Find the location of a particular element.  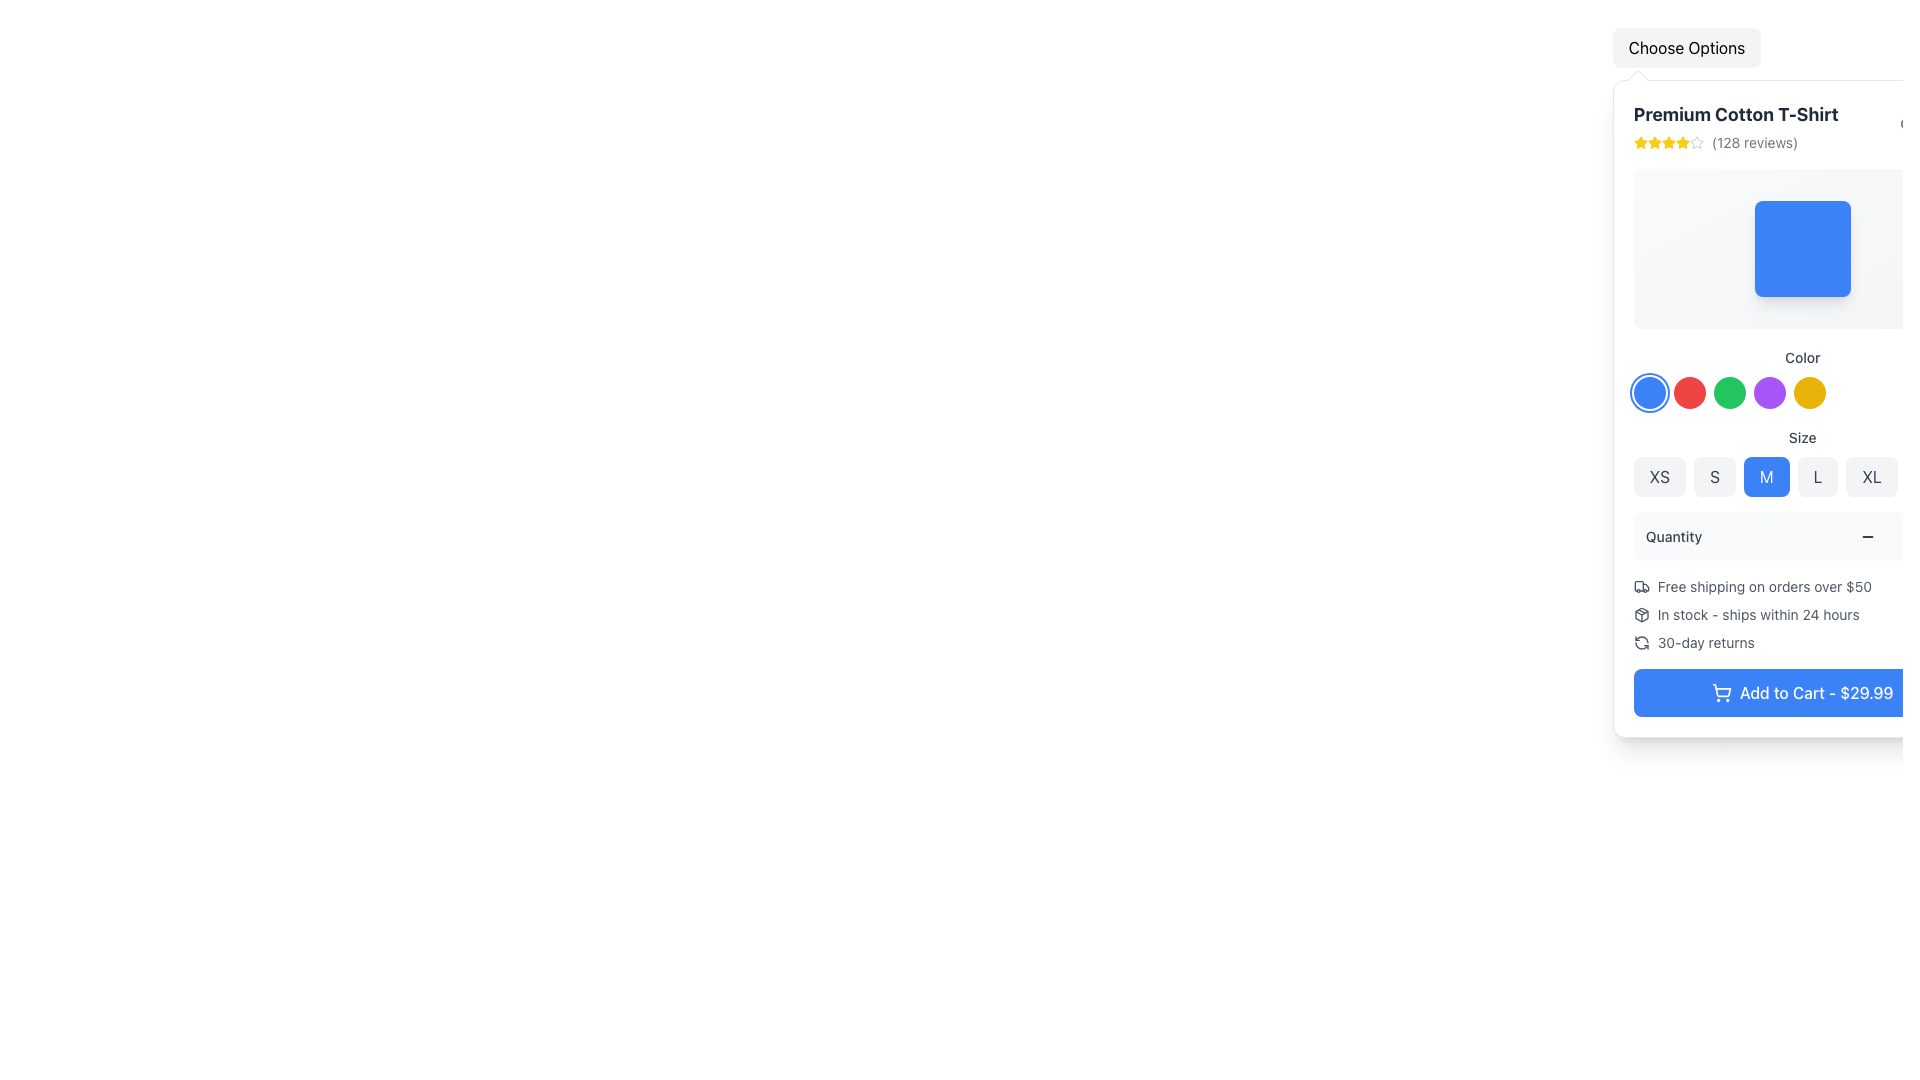

the third yellow star icon in the rating system, located near the title 'Premium Cotton T-Shirt' is located at coordinates (1654, 141).